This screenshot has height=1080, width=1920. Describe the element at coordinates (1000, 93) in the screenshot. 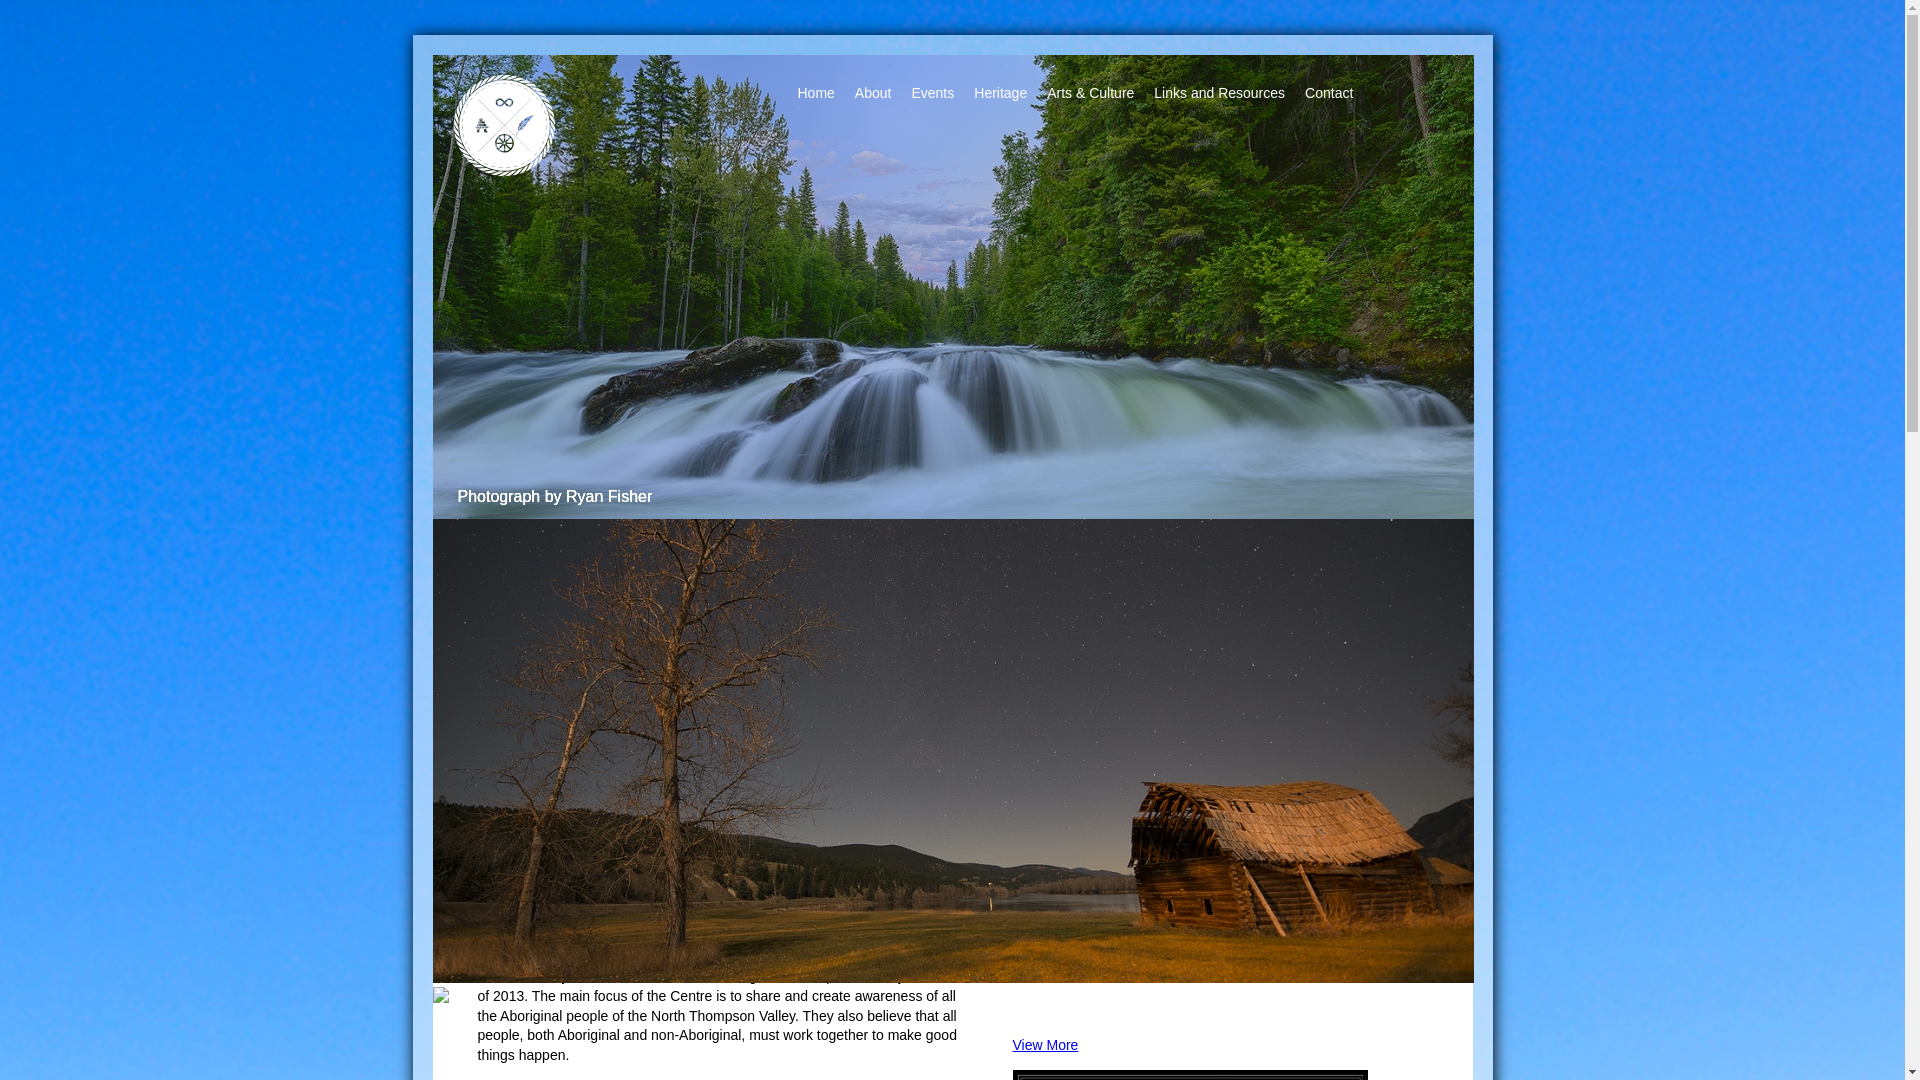

I see `'Heritage'` at that location.